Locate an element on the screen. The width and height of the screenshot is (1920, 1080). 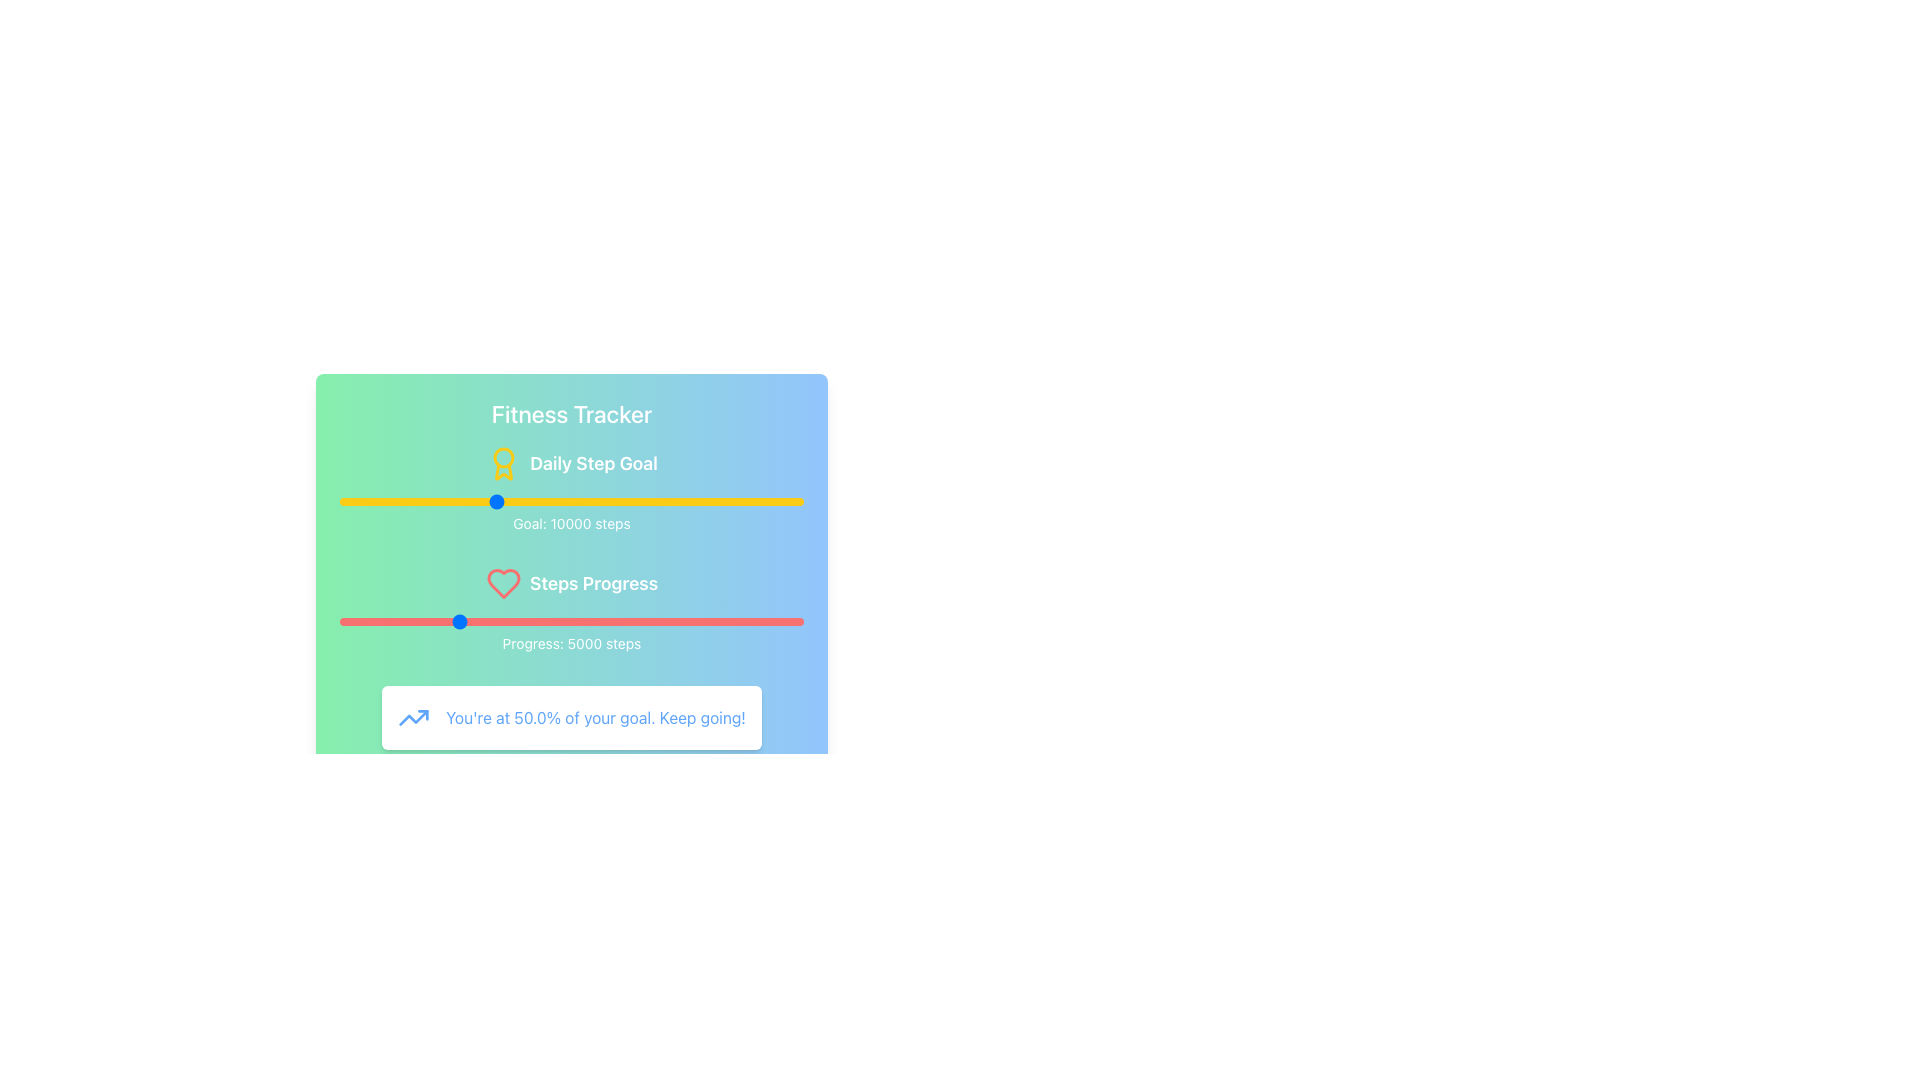
the medal icon, which is yellow and has a minimalistic award-like appearance, located to the left of the 'Daily Step Goal' text in the top section of the interface near the 'Fitness Tracker' title is located at coordinates (504, 463).